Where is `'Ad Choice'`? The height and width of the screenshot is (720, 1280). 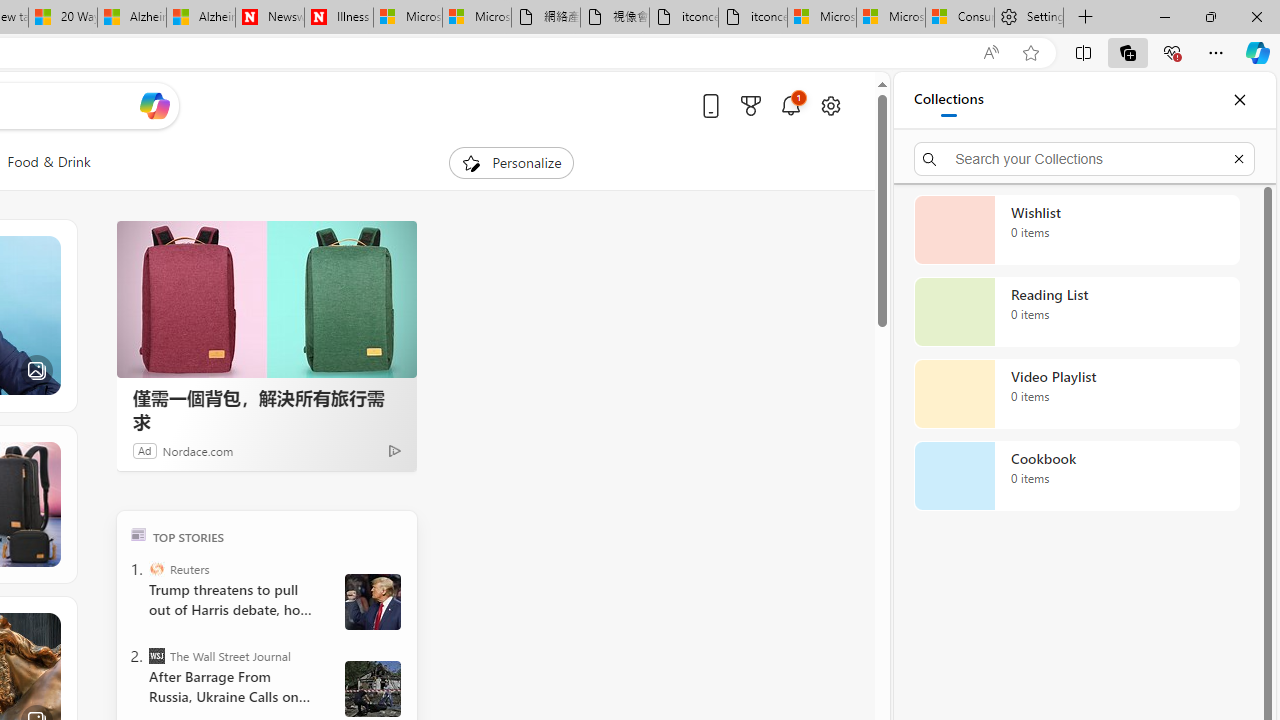
'Ad Choice' is located at coordinates (394, 450).